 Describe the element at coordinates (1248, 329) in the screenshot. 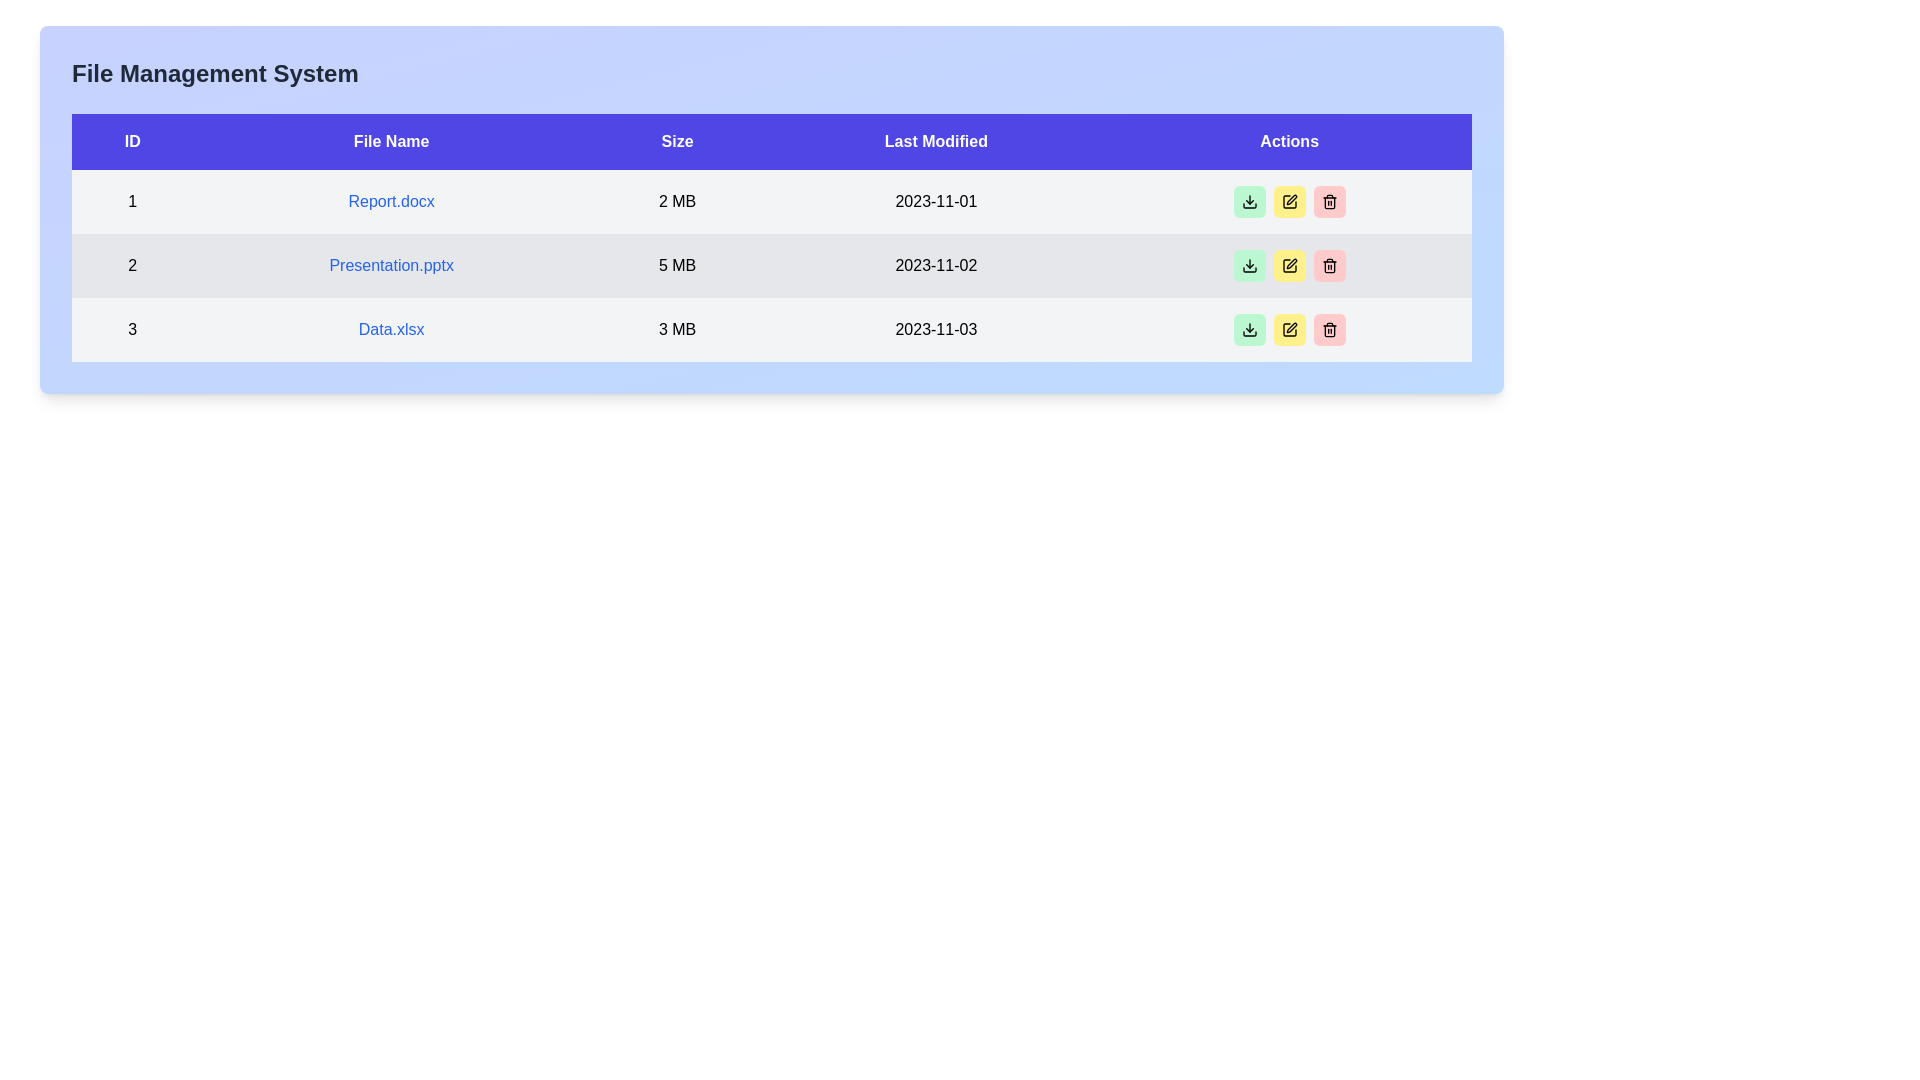

I see `the green rounded rectangle button with a download icon located in the third row of the Actions column` at that location.